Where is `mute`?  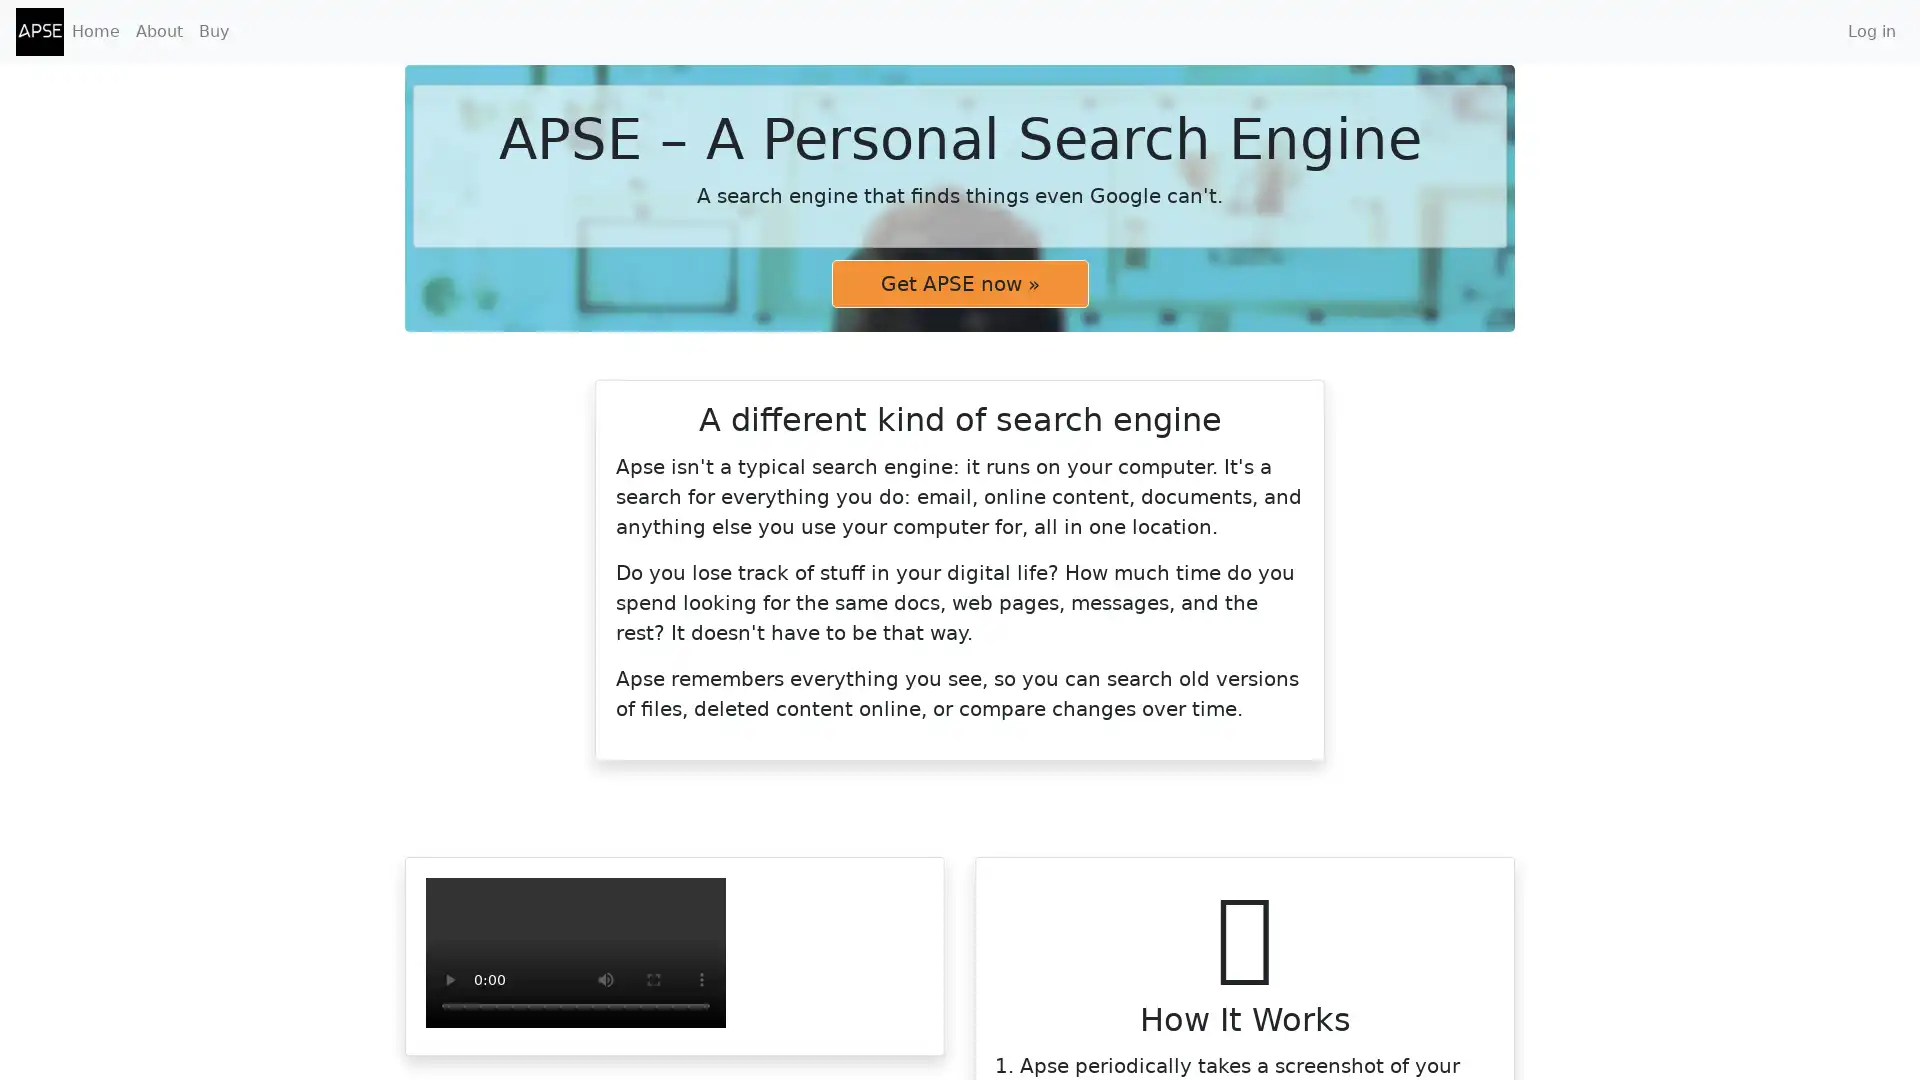 mute is located at coordinates (604, 978).